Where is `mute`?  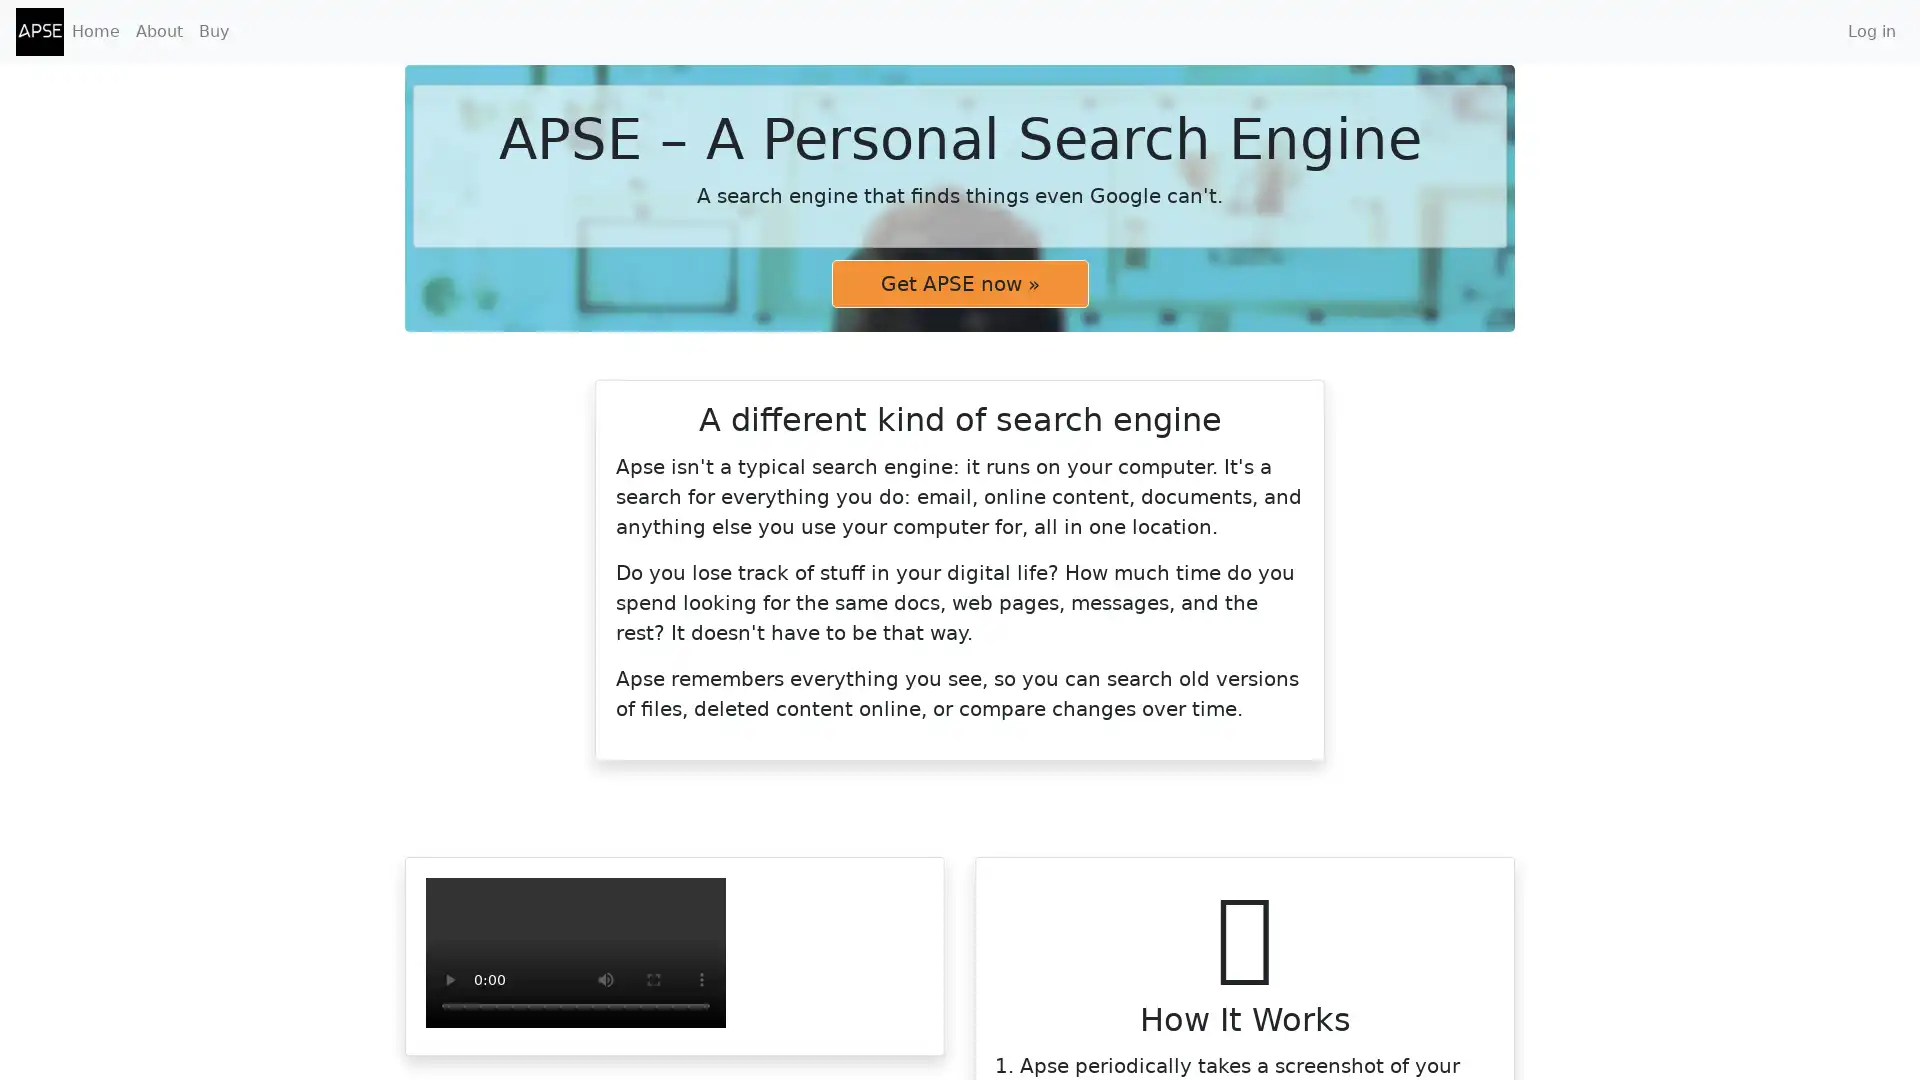 mute is located at coordinates (604, 978).